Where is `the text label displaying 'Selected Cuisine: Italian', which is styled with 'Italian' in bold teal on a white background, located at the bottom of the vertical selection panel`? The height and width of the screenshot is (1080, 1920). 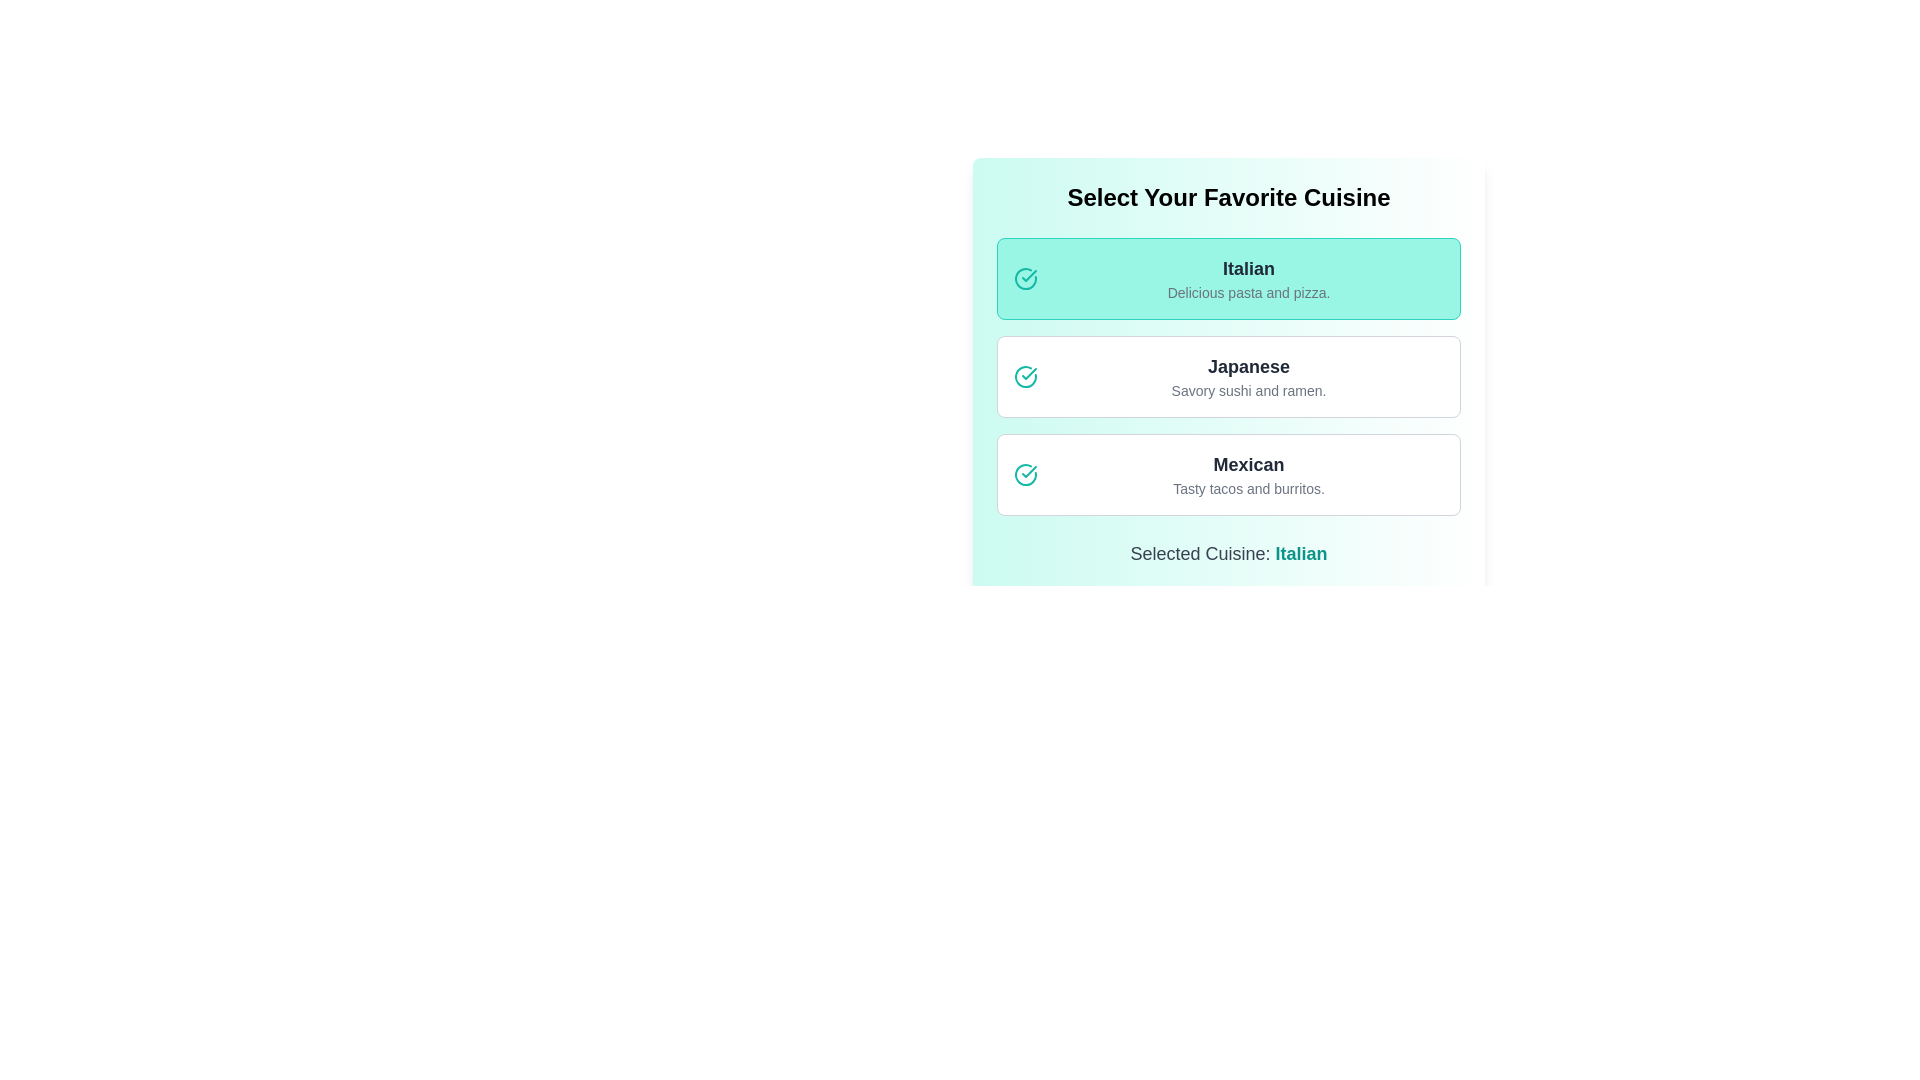
the text label displaying 'Selected Cuisine: Italian', which is styled with 'Italian' in bold teal on a white background, located at the bottom of the vertical selection panel is located at coordinates (1227, 554).